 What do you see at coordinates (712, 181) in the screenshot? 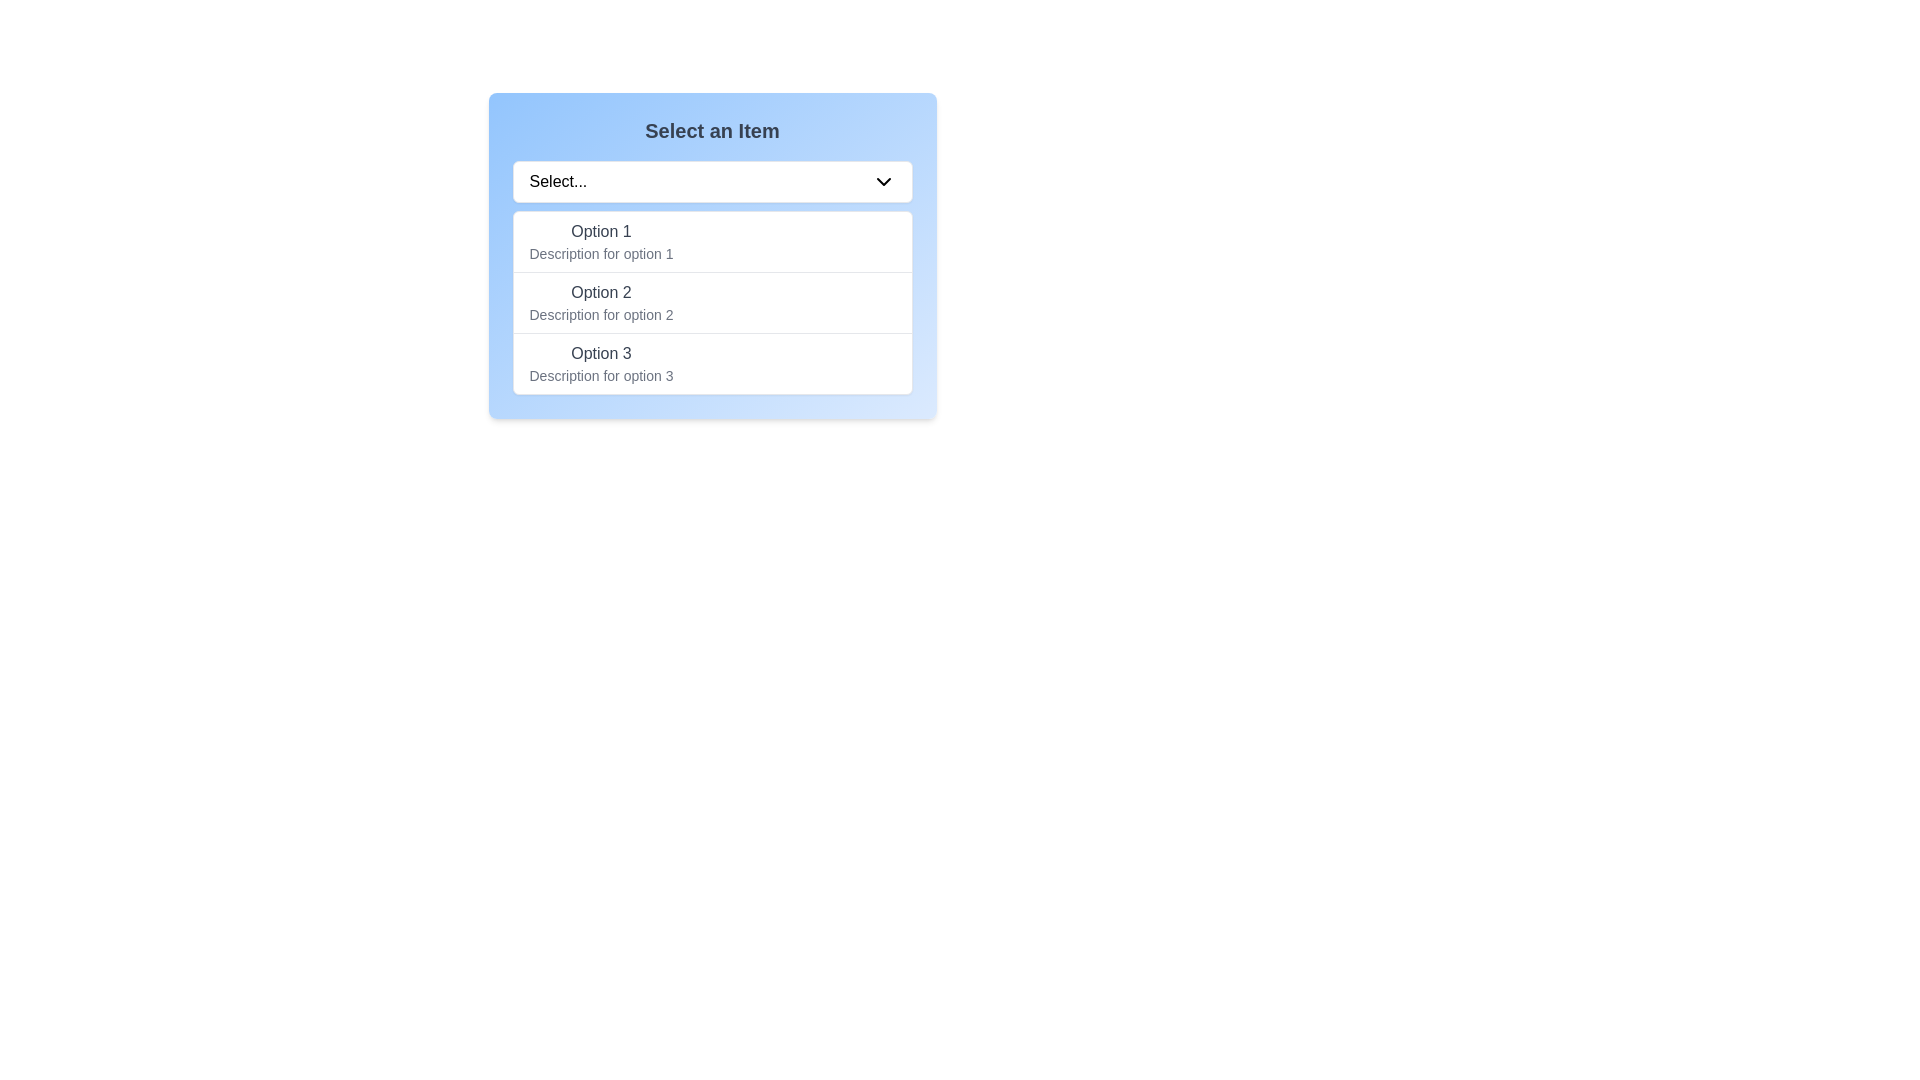
I see `the dropdown menu located below the title 'Select an Item'` at bounding box center [712, 181].